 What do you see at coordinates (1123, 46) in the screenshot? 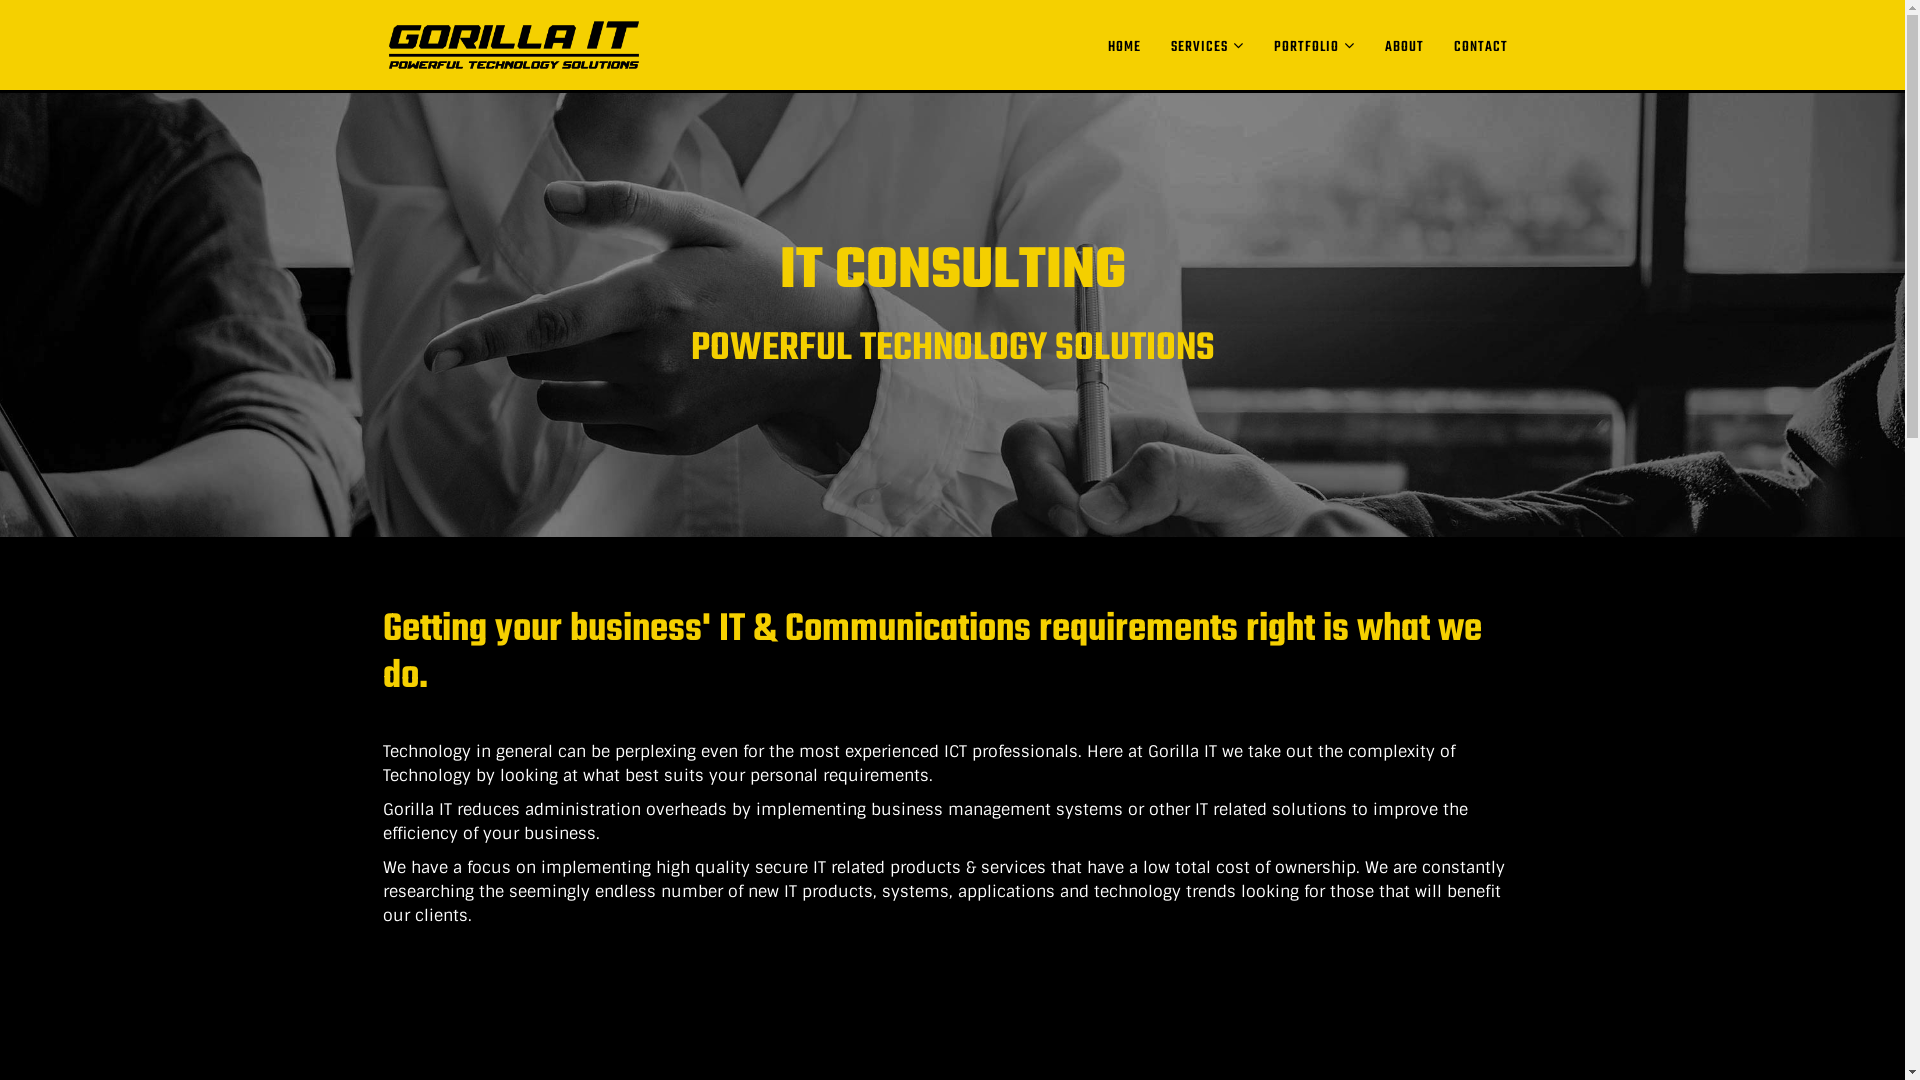
I see `'HOME'` at bounding box center [1123, 46].